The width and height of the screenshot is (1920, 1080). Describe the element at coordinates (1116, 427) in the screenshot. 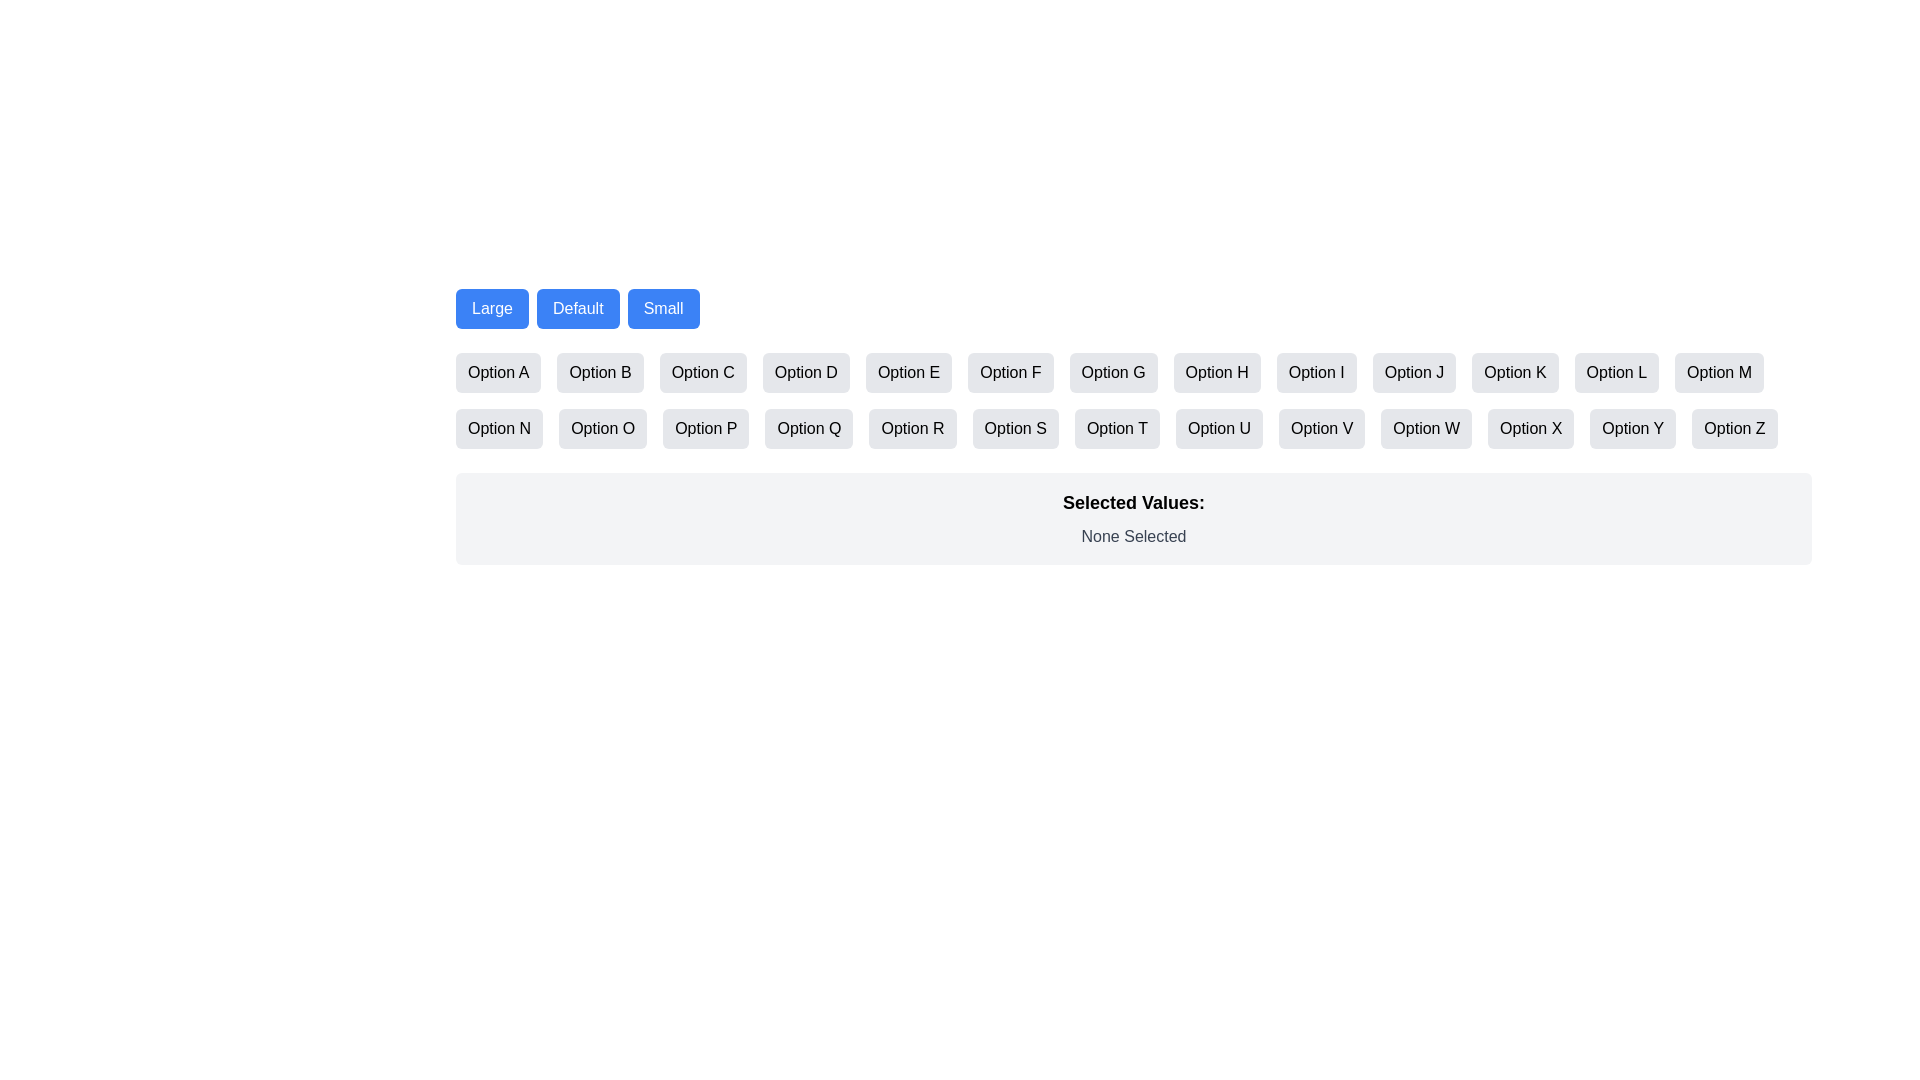

I see `the button labeled 'Option T' located in the second row, 4th element from the left in a grid layout` at that location.